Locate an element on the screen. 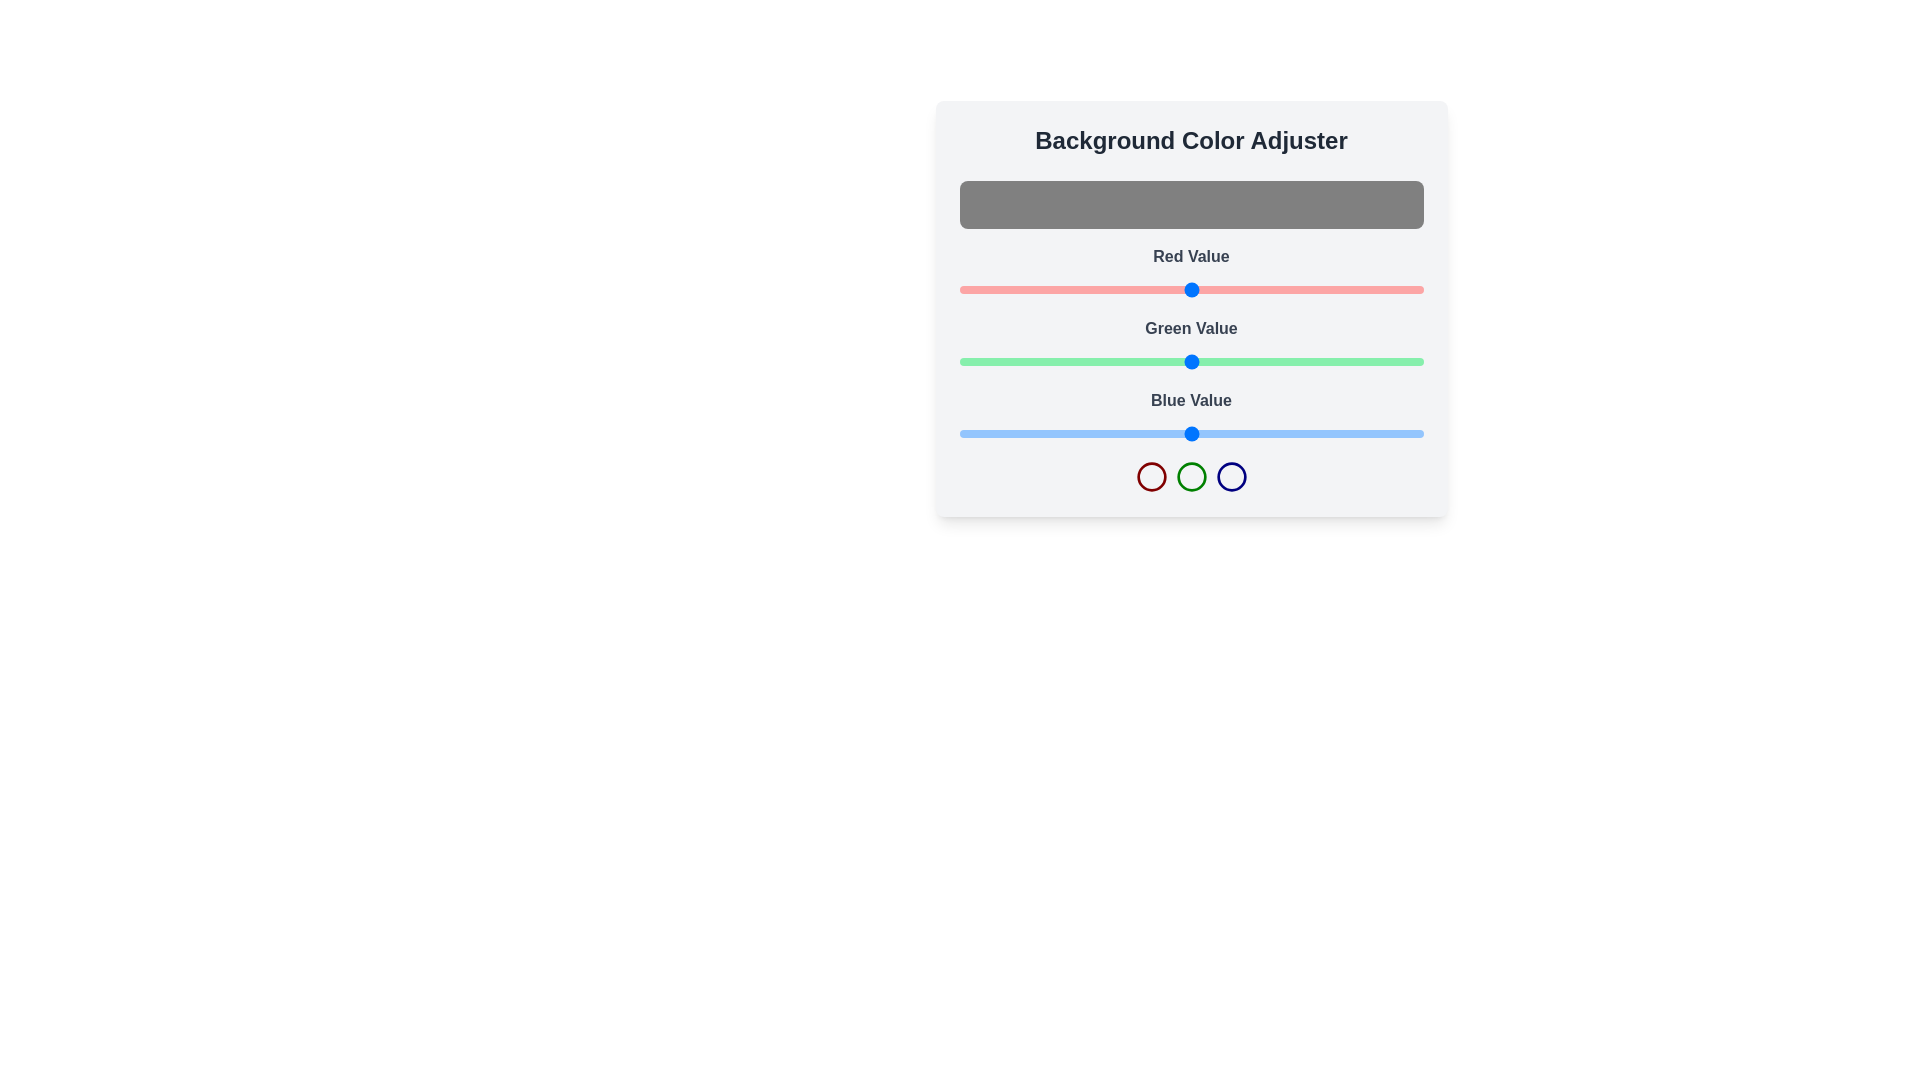 The image size is (1920, 1080). the green slider to set the green color value to 207 is located at coordinates (1336, 362).